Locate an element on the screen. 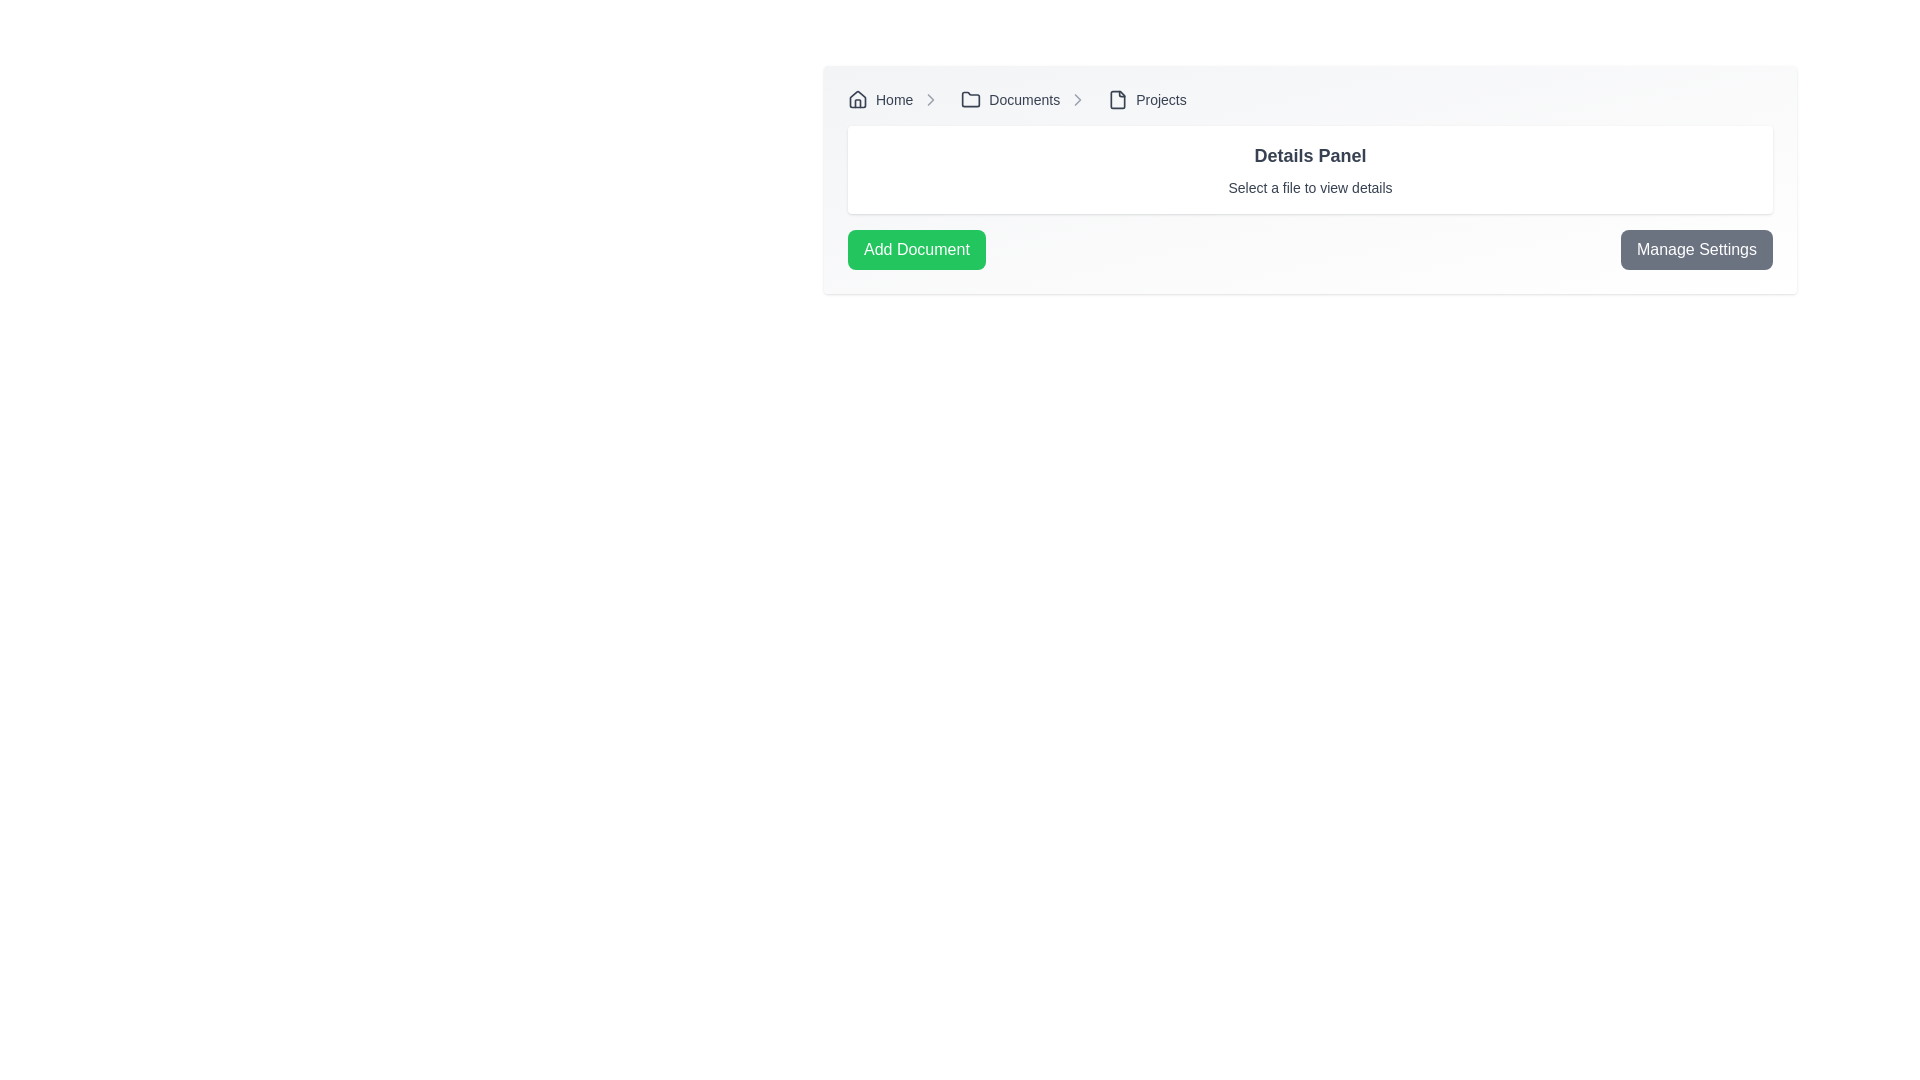 The width and height of the screenshot is (1920, 1080). the small, house-shaped icon with a line art design located at the far left of the breadcrumb navigation bar, preceding the 'Home' text is located at coordinates (858, 100).